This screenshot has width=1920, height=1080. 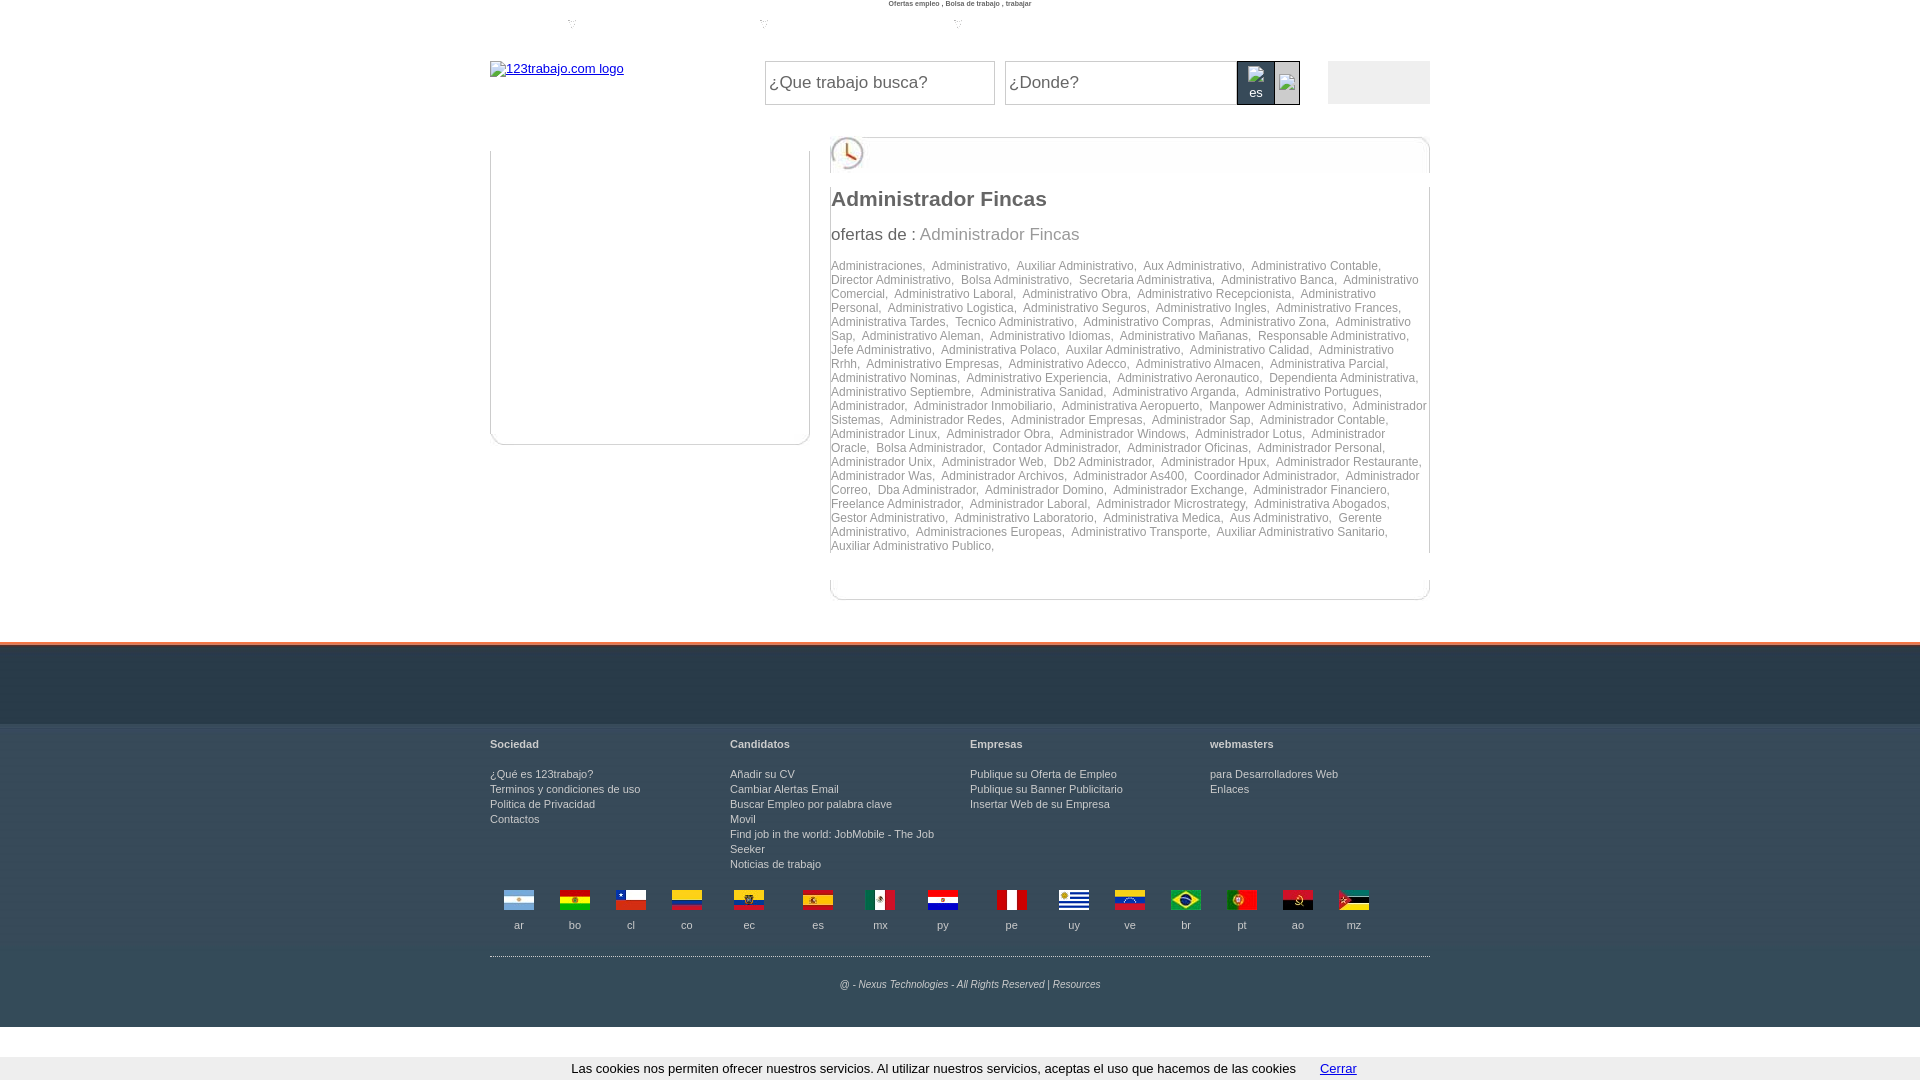 What do you see at coordinates (872, 405) in the screenshot?
I see `'Administrador, '` at bounding box center [872, 405].